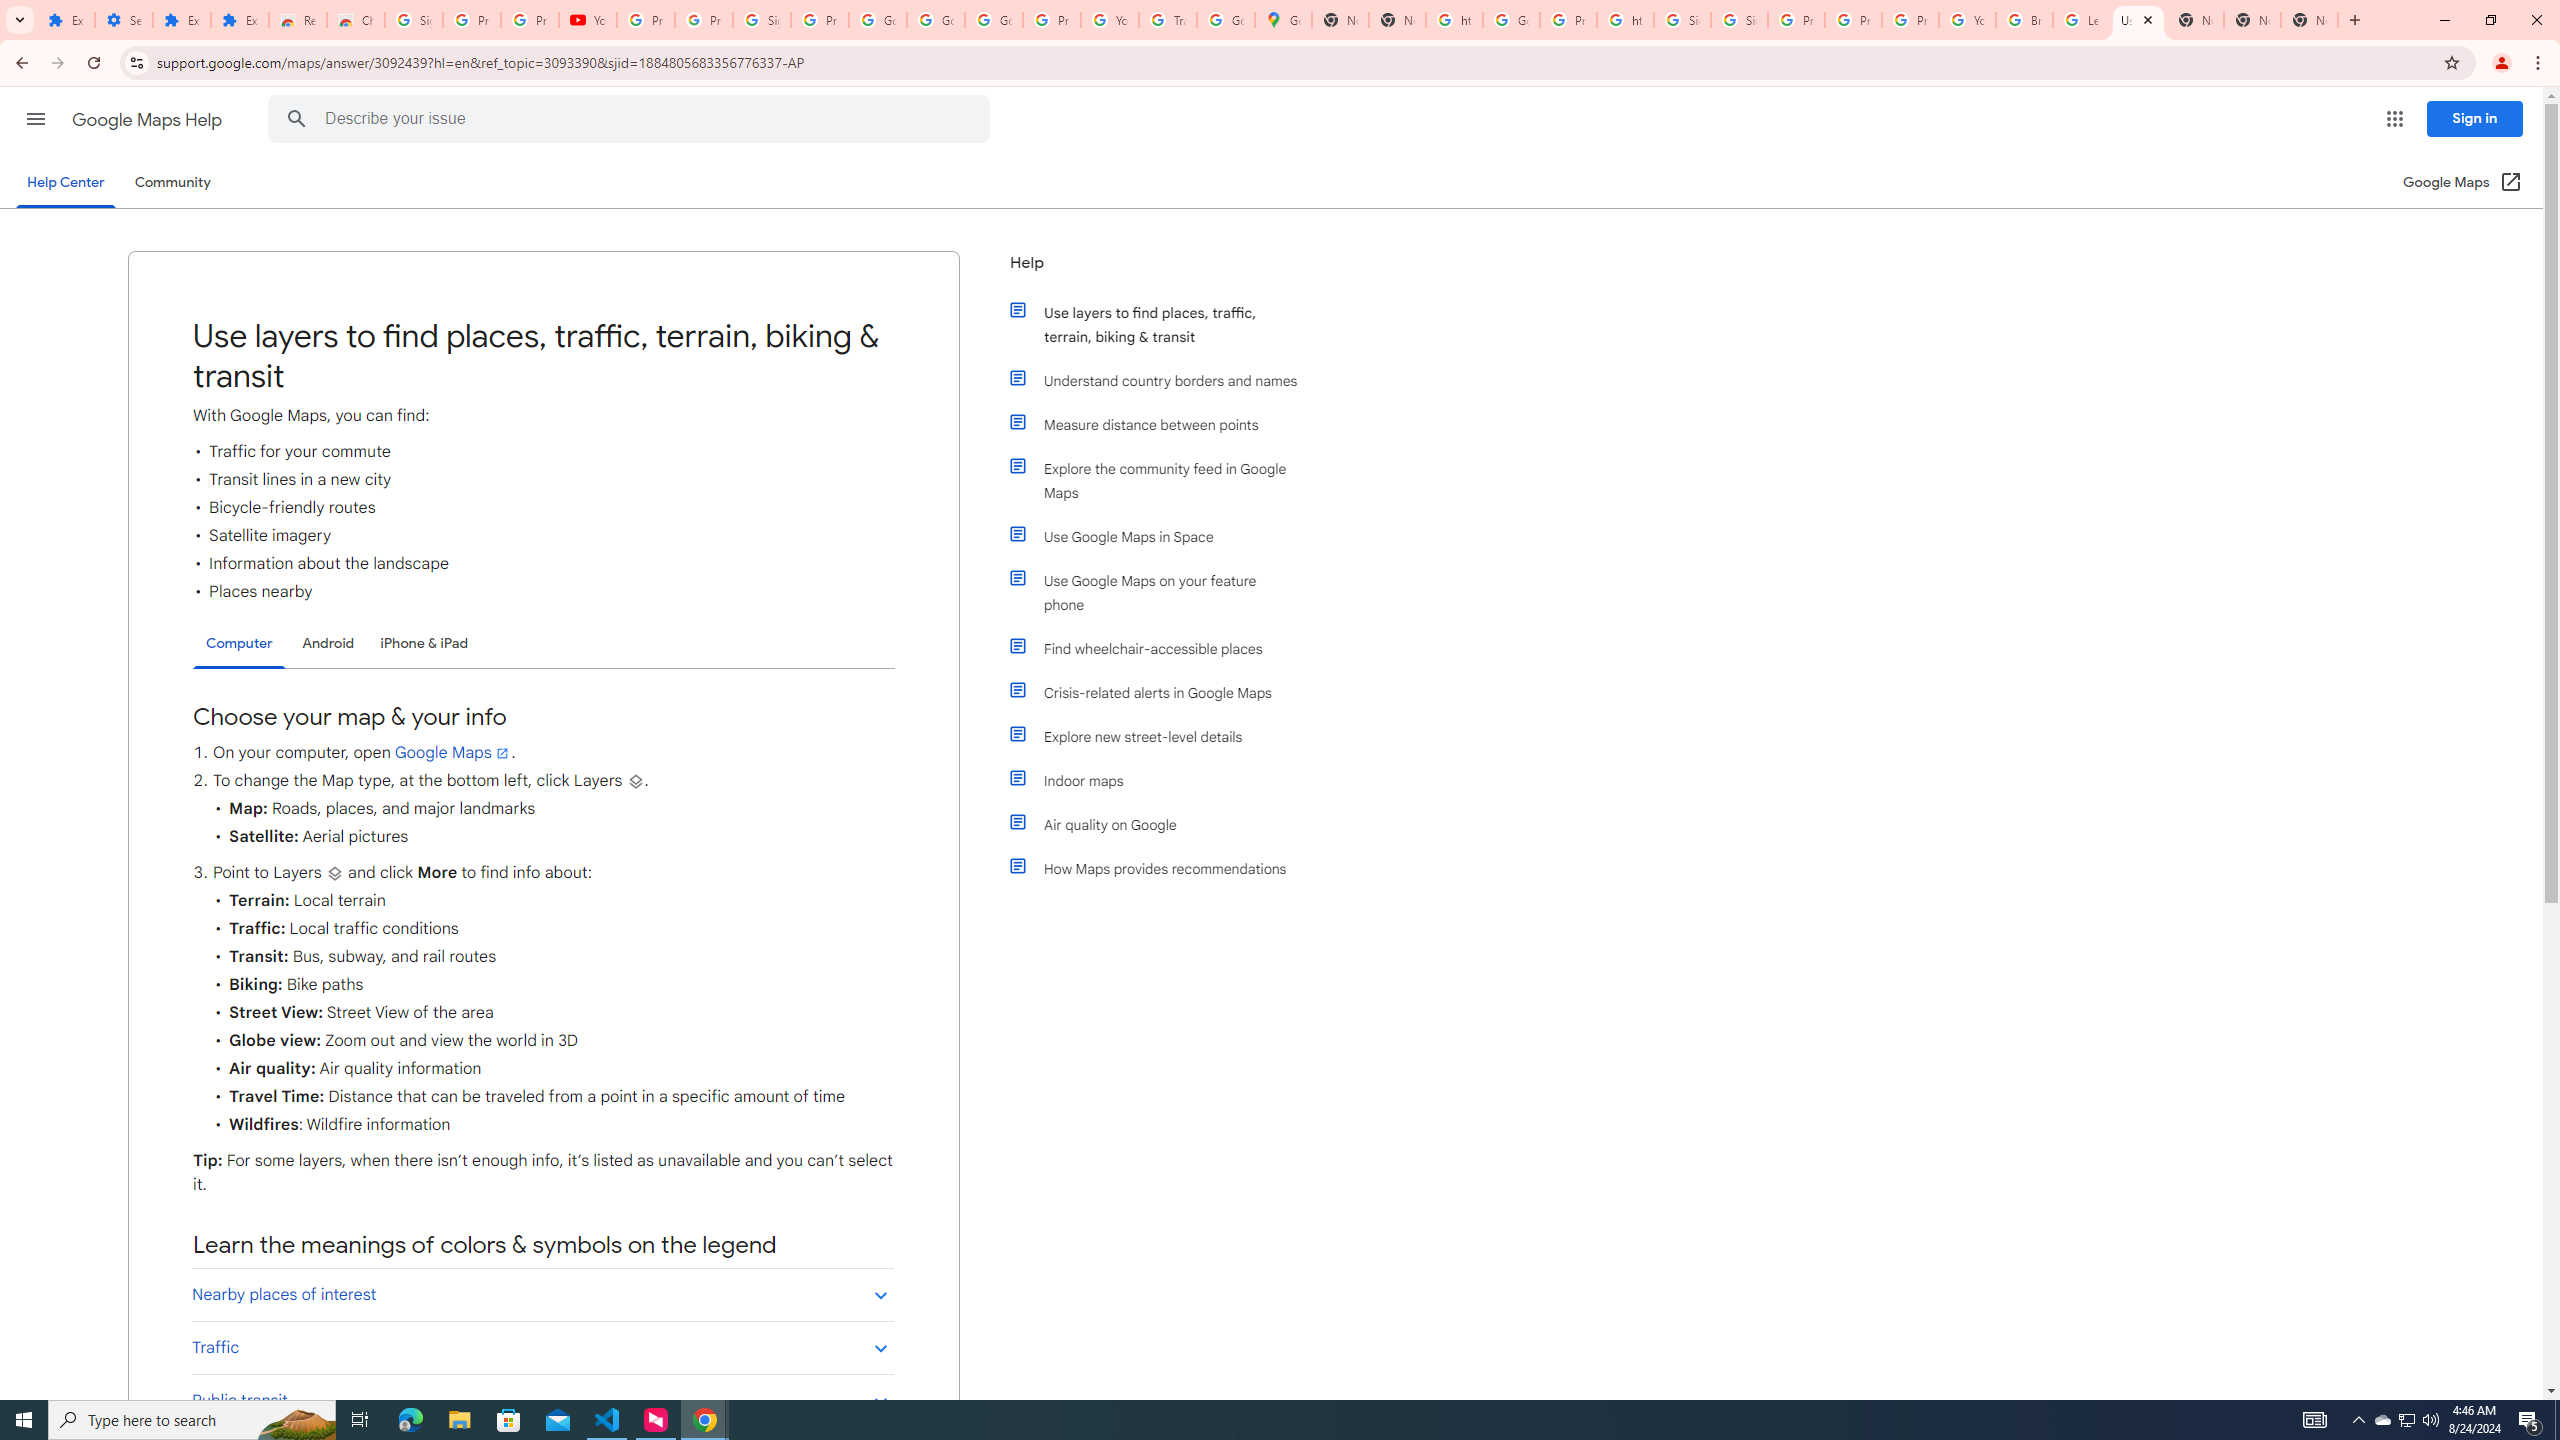 The height and width of the screenshot is (1440, 2560). I want to click on 'Sign in - Google Accounts', so click(1738, 19).